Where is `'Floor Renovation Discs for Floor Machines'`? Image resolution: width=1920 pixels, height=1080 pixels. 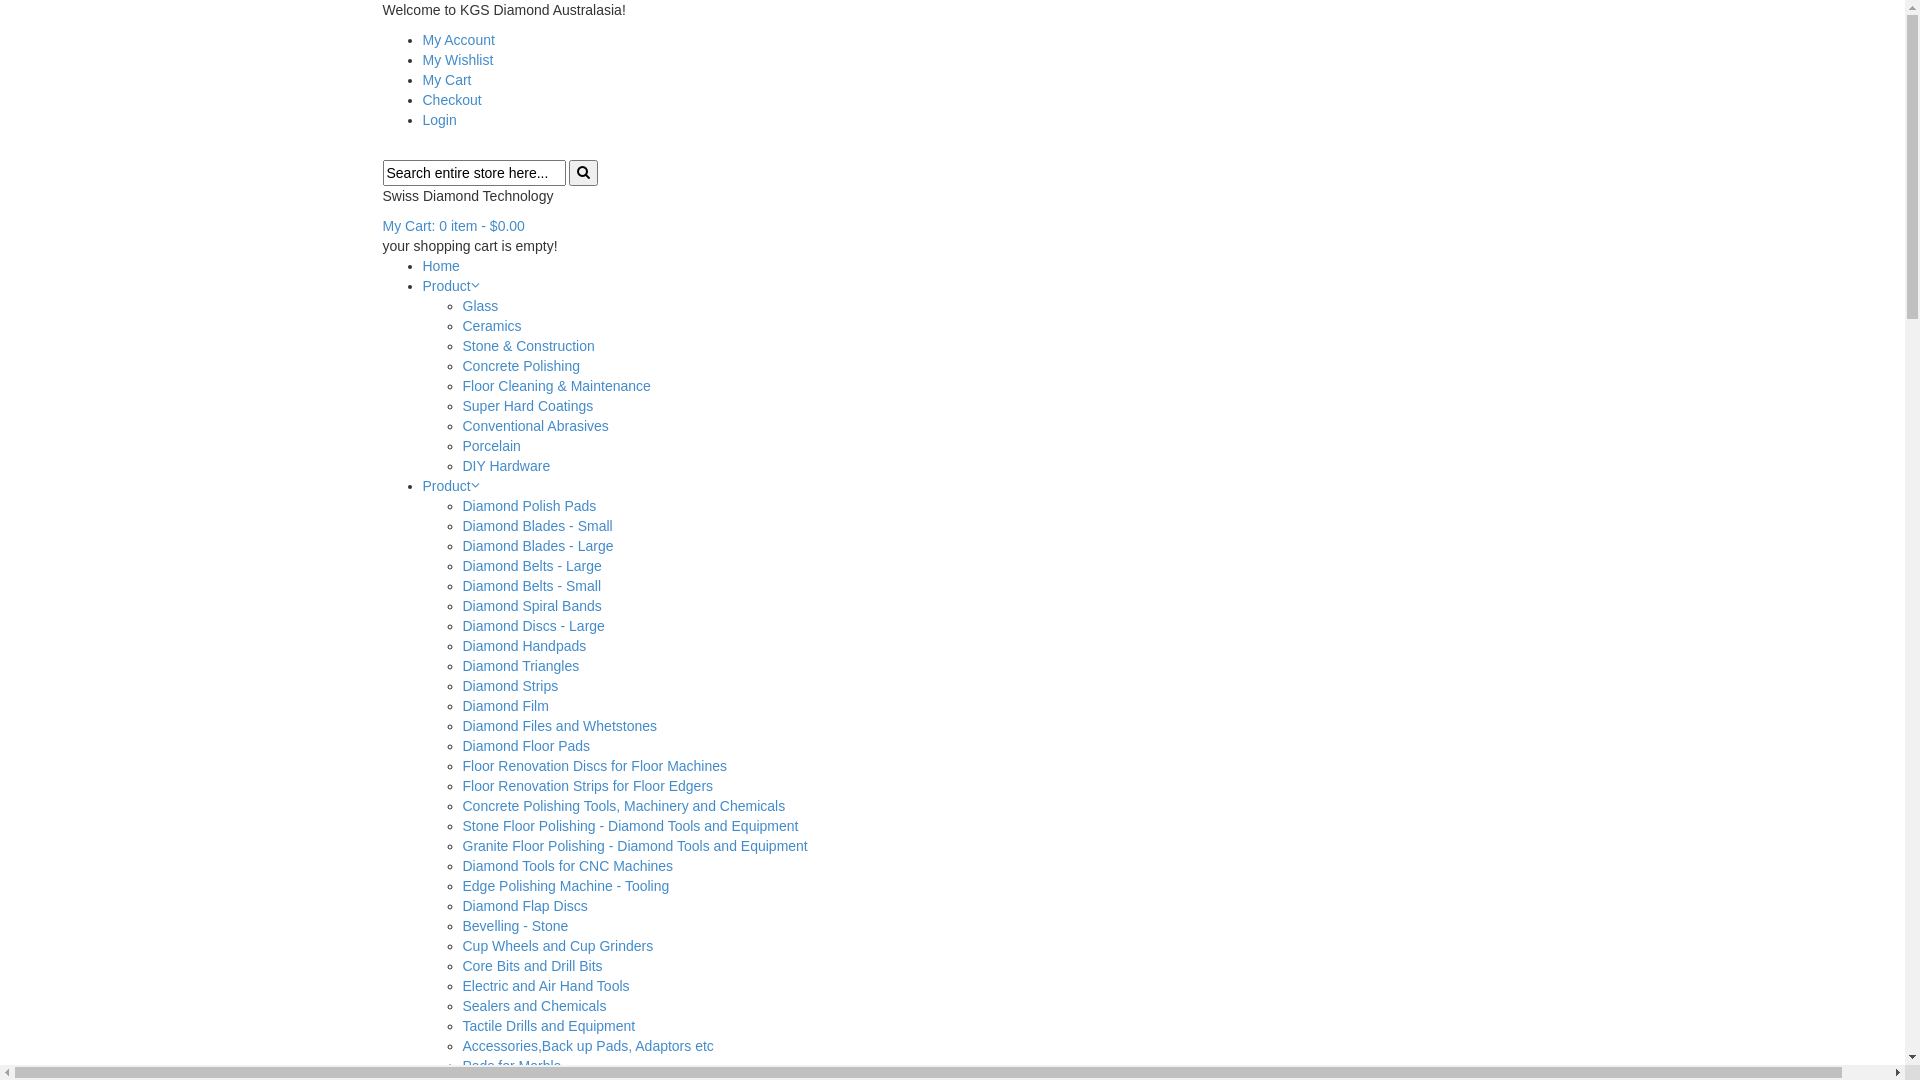
'Floor Renovation Discs for Floor Machines' is located at coordinates (593, 765).